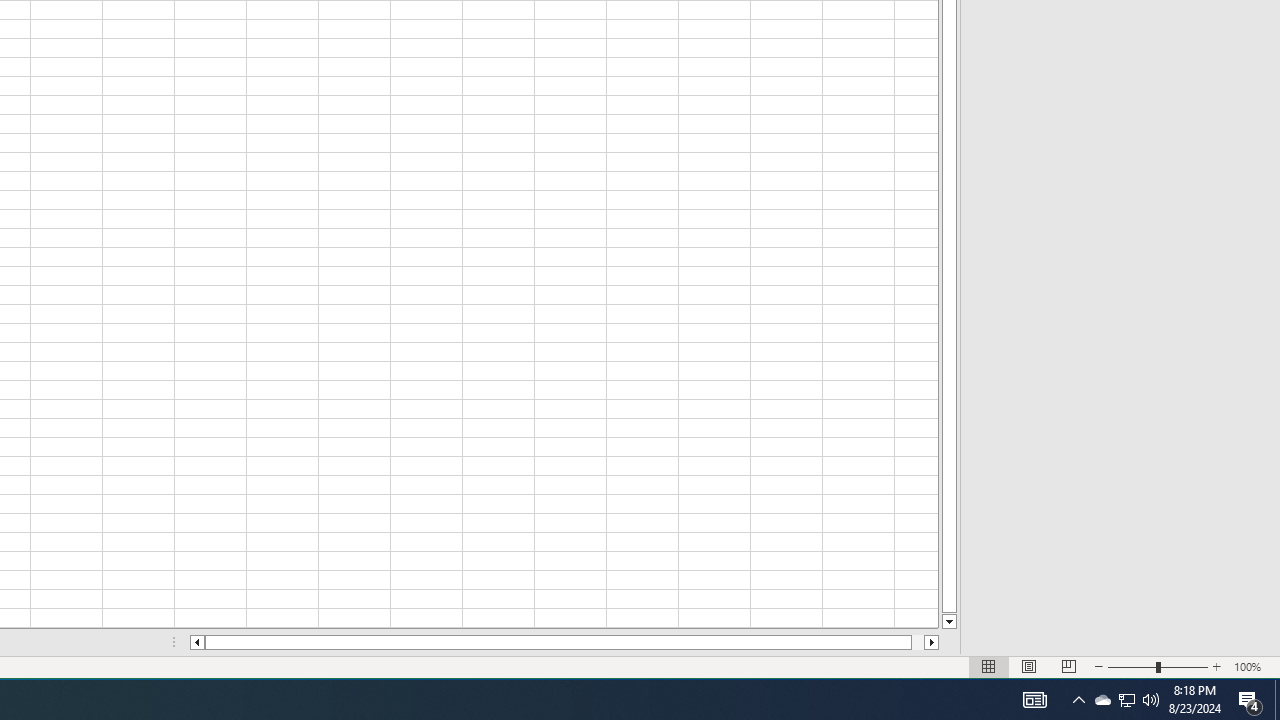 This screenshot has width=1280, height=720. I want to click on 'AutomationID: 4105', so click(1034, 698).